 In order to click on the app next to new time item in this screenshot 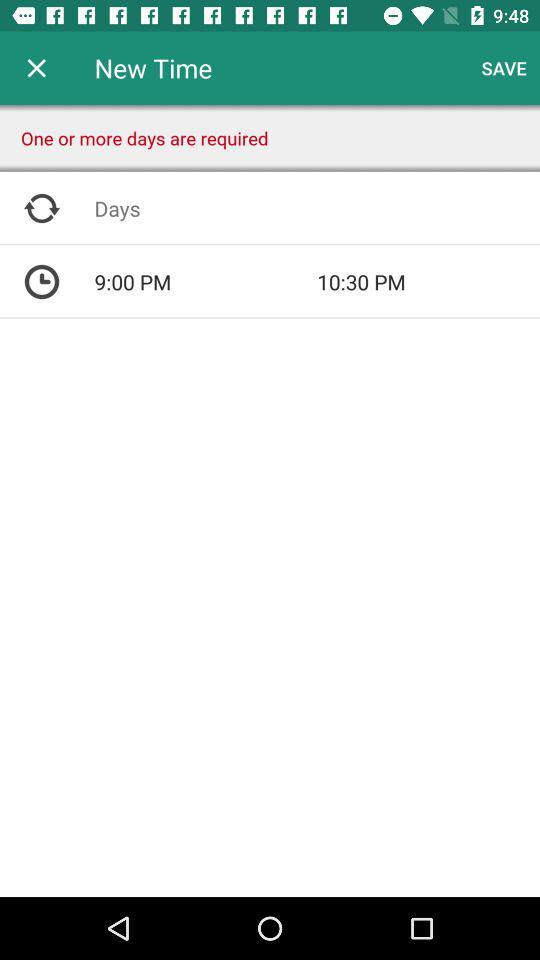, I will do `click(36, 68)`.